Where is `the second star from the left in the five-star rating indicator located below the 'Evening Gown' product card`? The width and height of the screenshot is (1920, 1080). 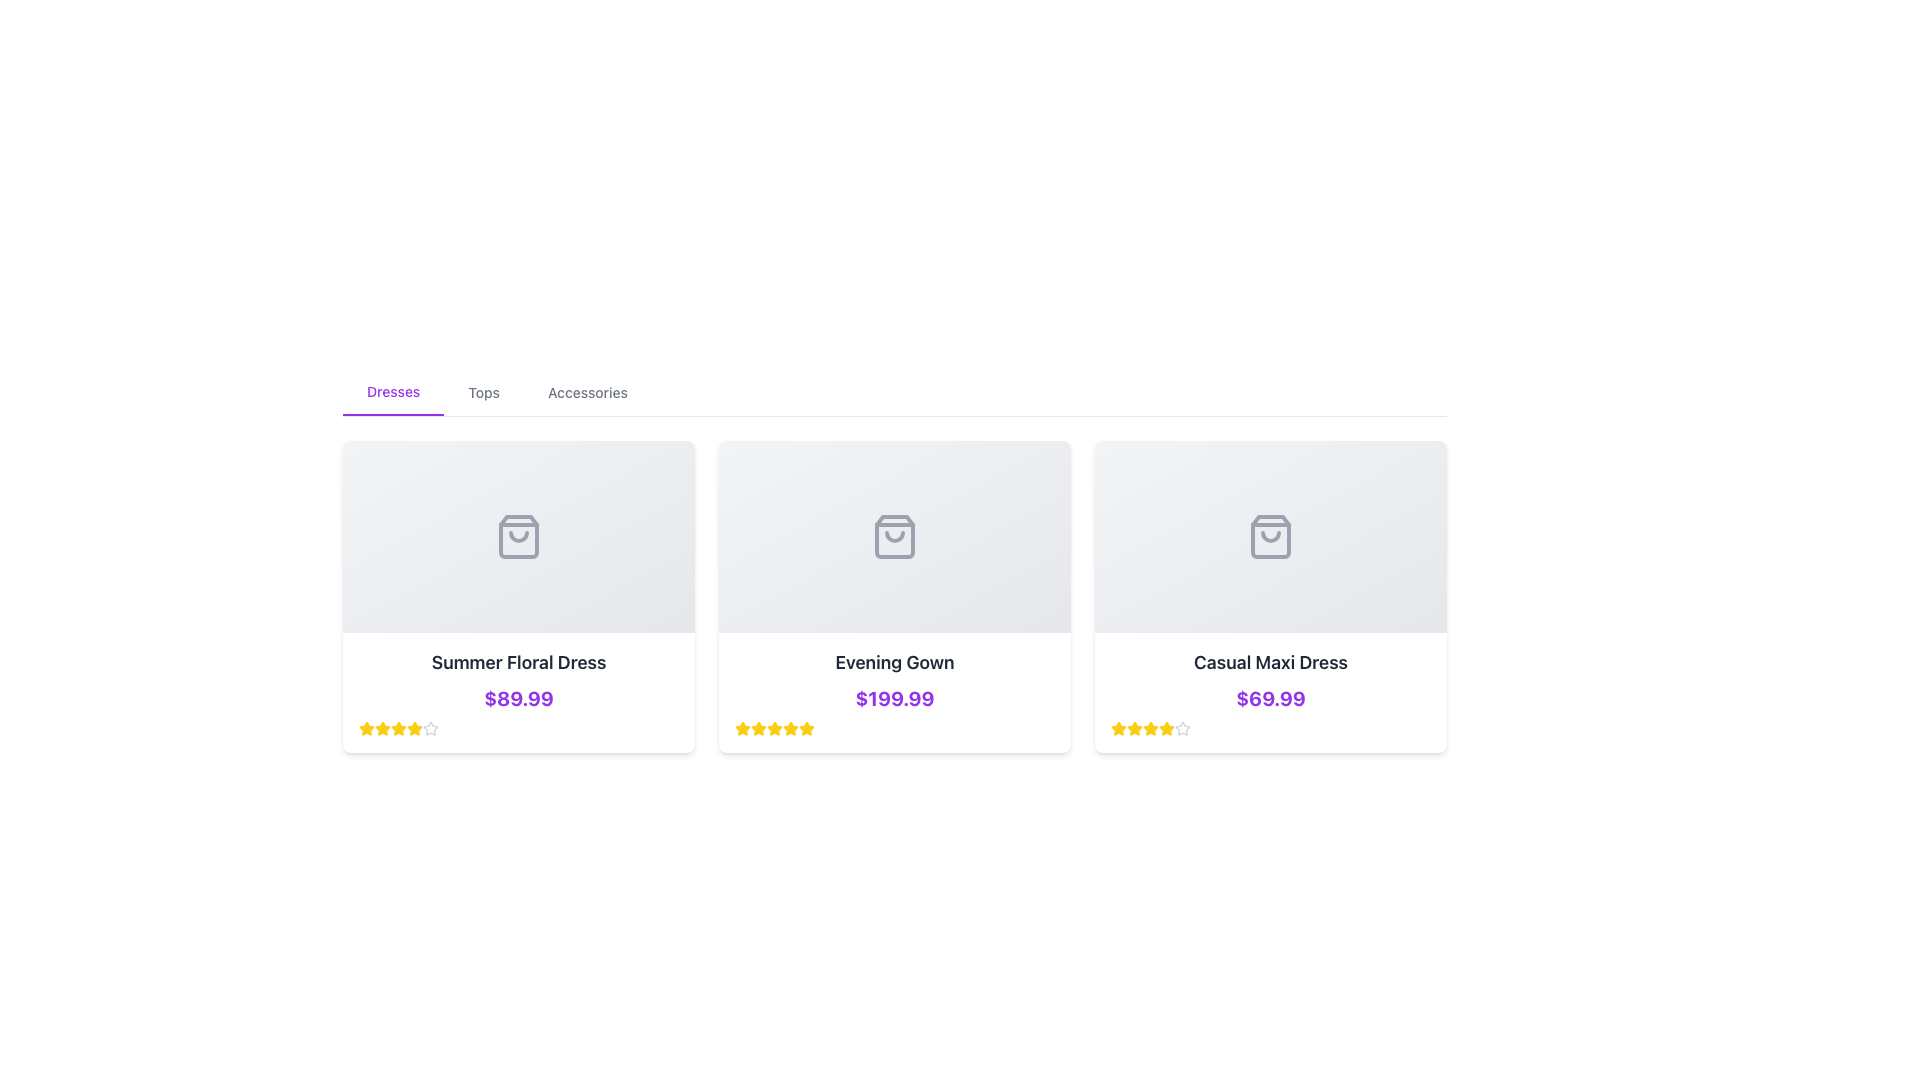 the second star from the left in the five-star rating indicator located below the 'Evening Gown' product card is located at coordinates (773, 728).